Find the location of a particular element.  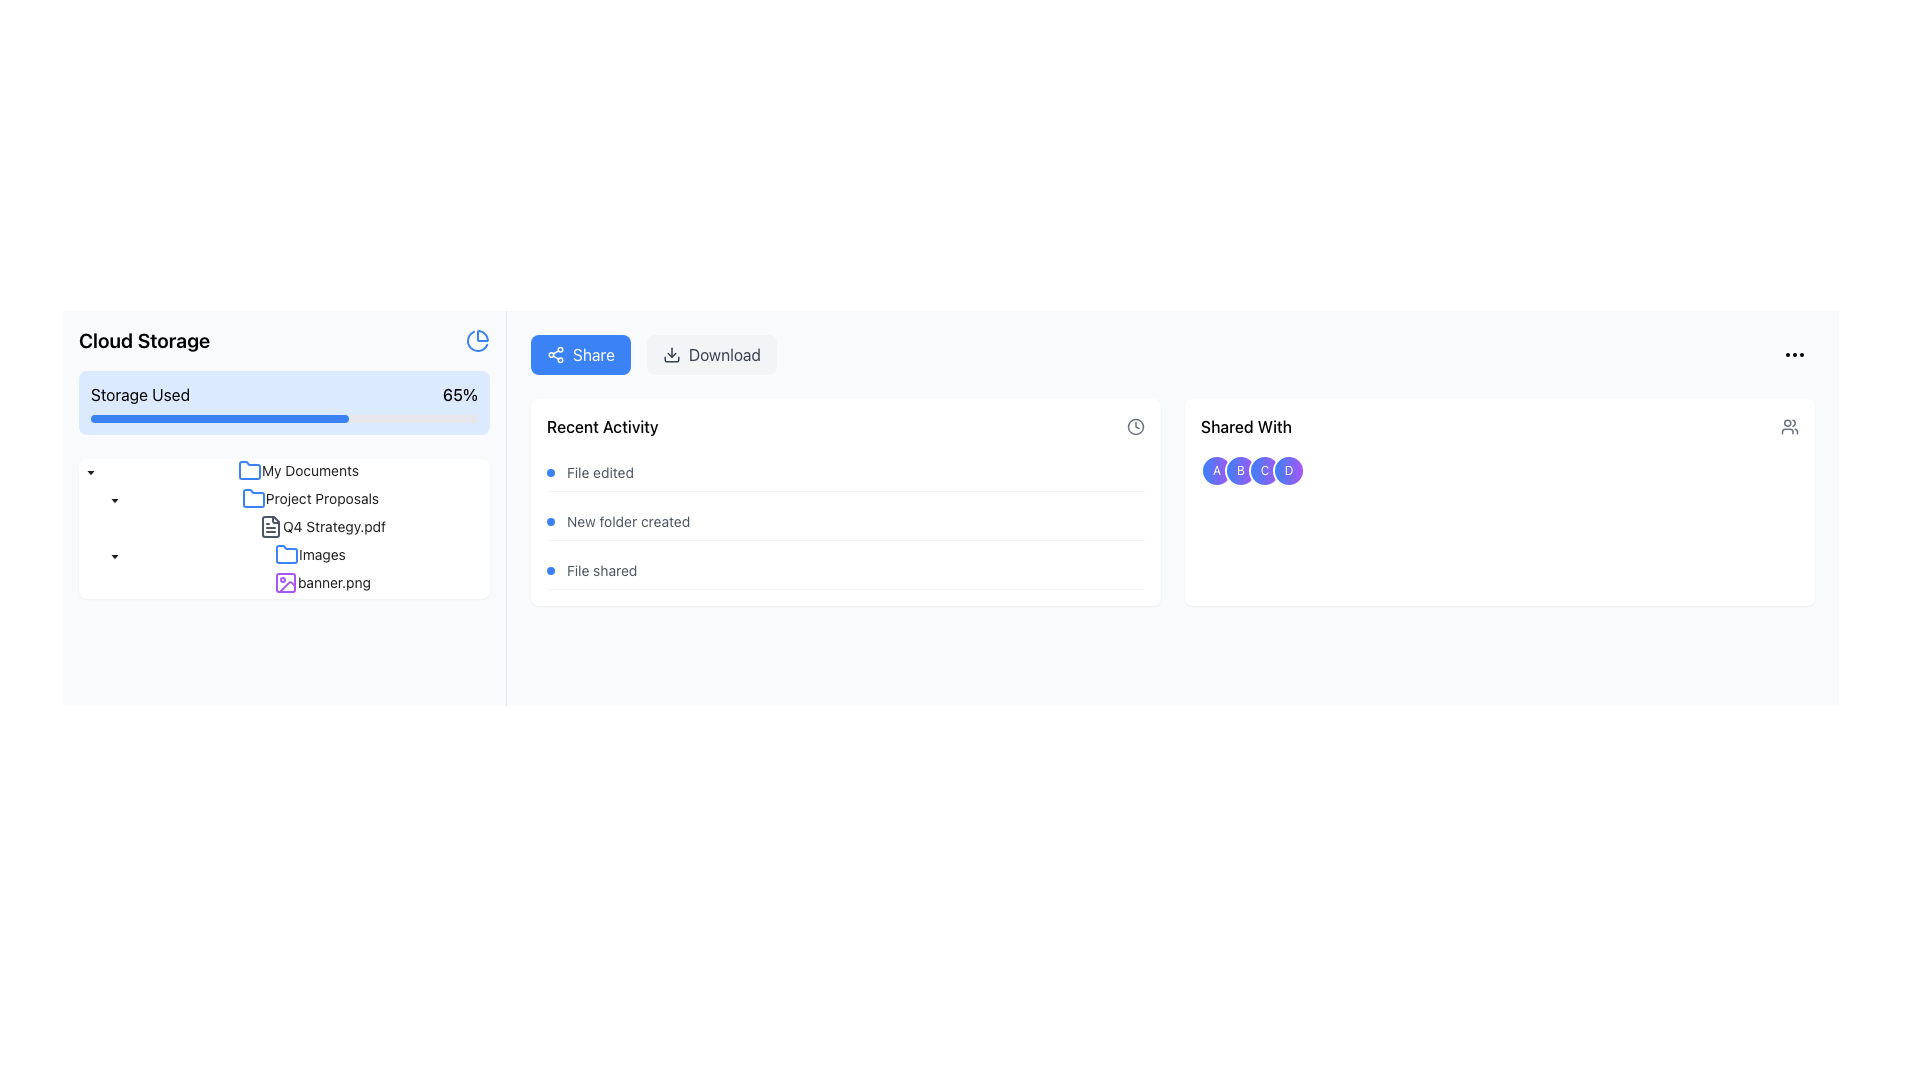

the small down-pointing caret icon next to the 'Project Proposals' folder is located at coordinates (90, 473).